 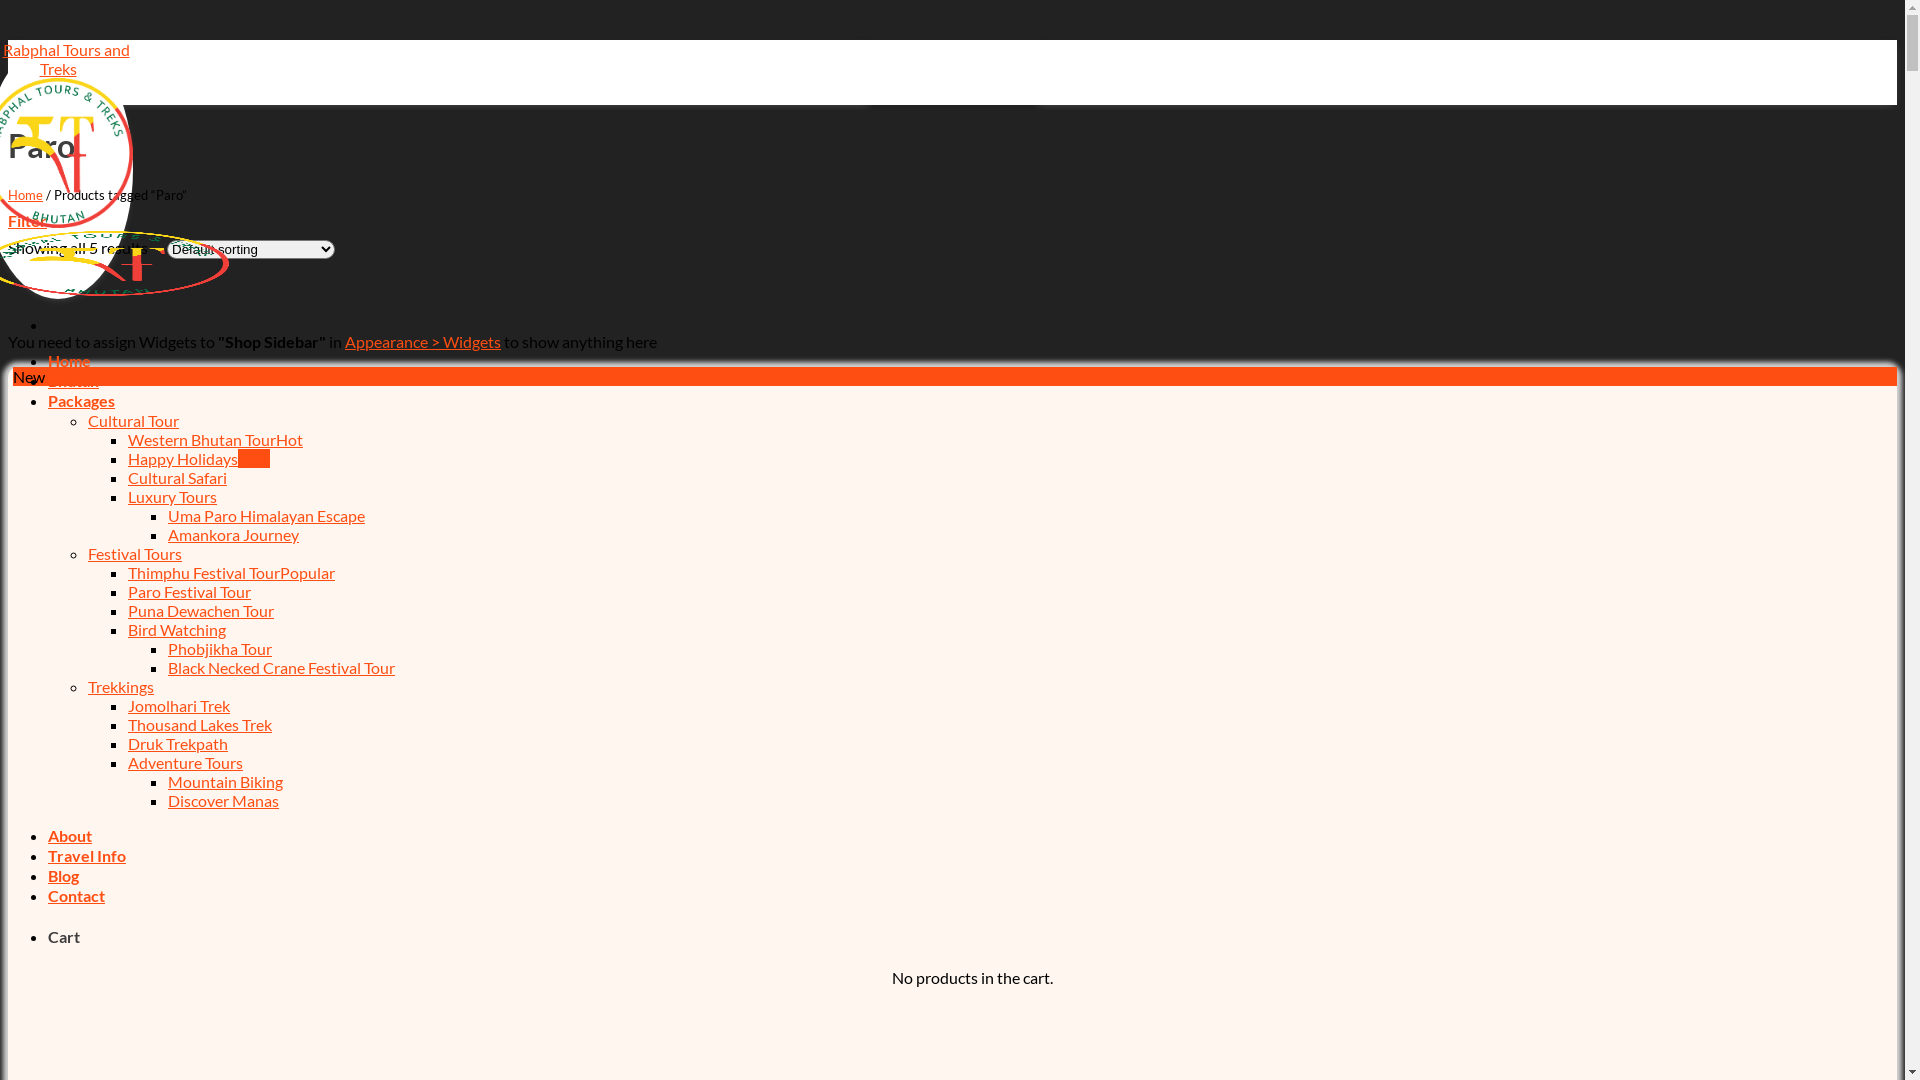 I want to click on 'Western Bhutan Tour', so click(x=215, y=438).